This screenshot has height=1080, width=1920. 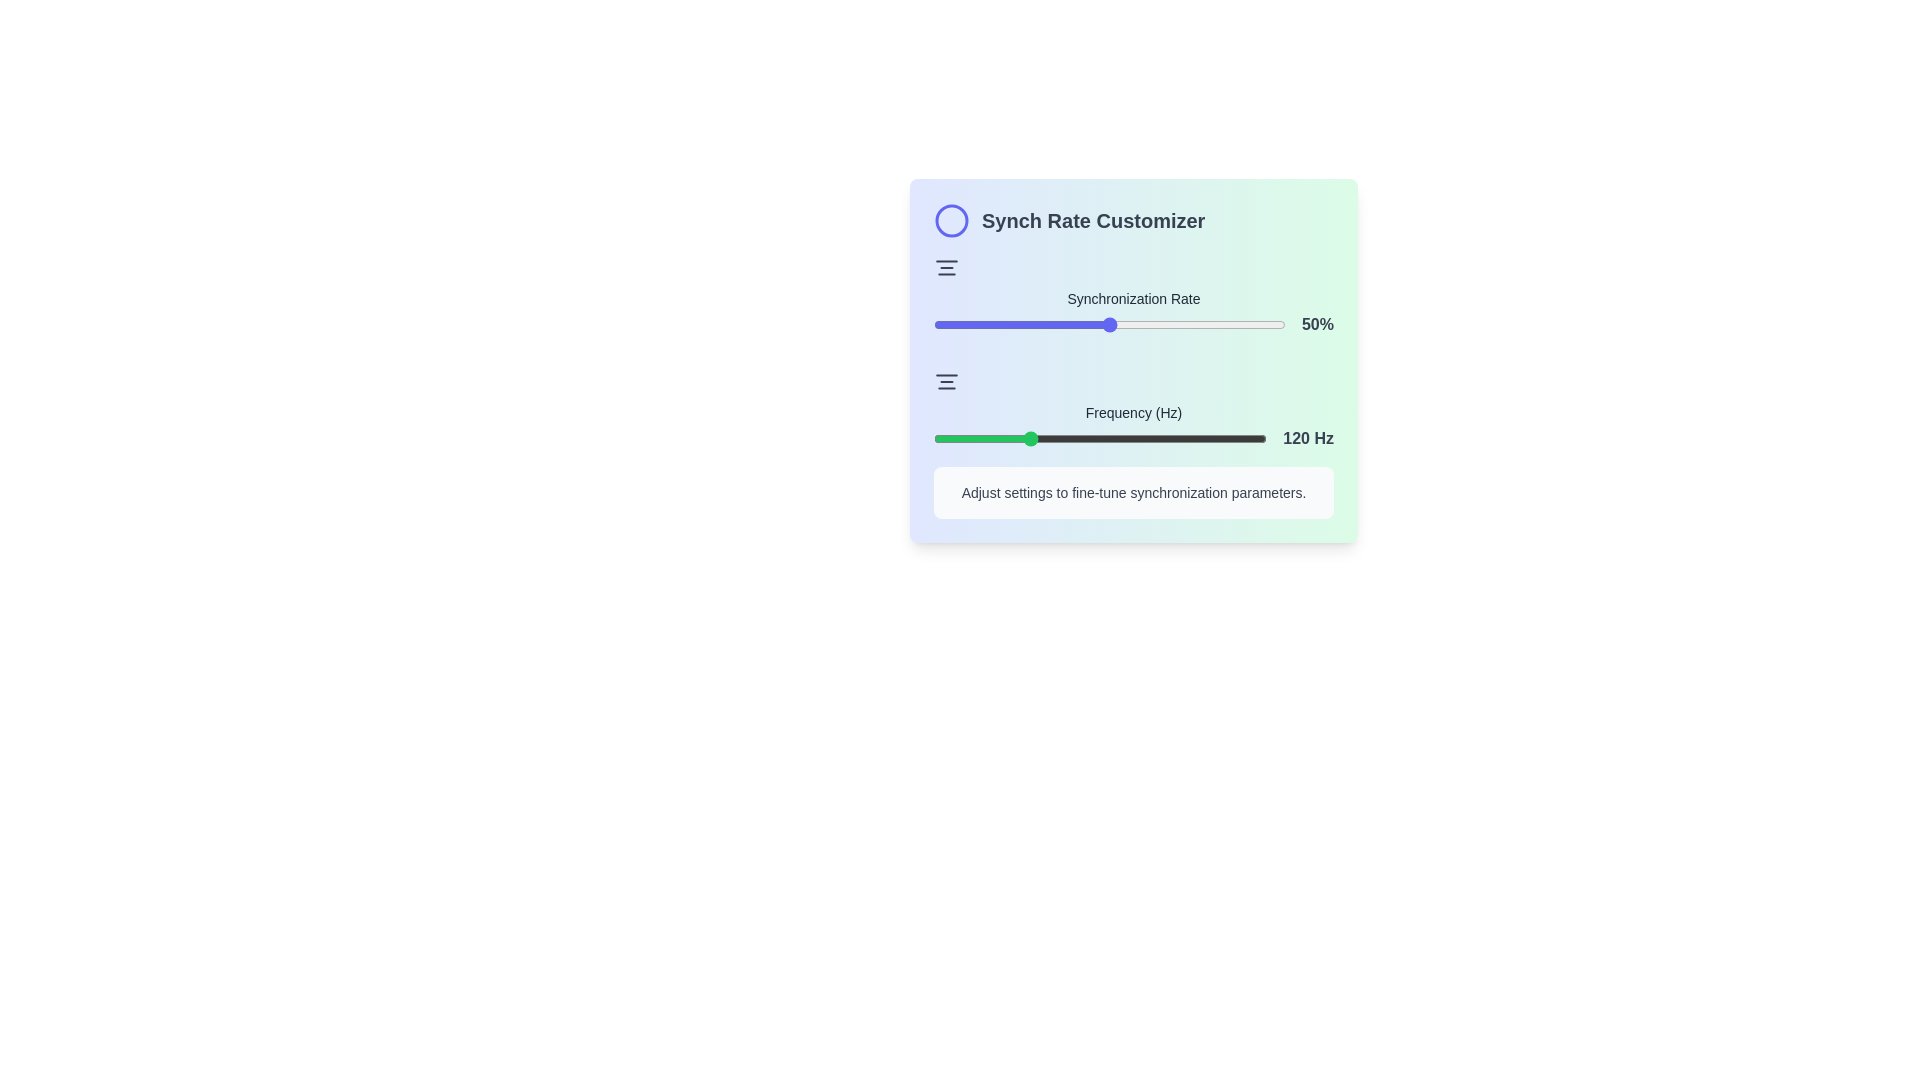 I want to click on the frequency slider to set the frequency to 172 Hz, so click(x=1095, y=438).